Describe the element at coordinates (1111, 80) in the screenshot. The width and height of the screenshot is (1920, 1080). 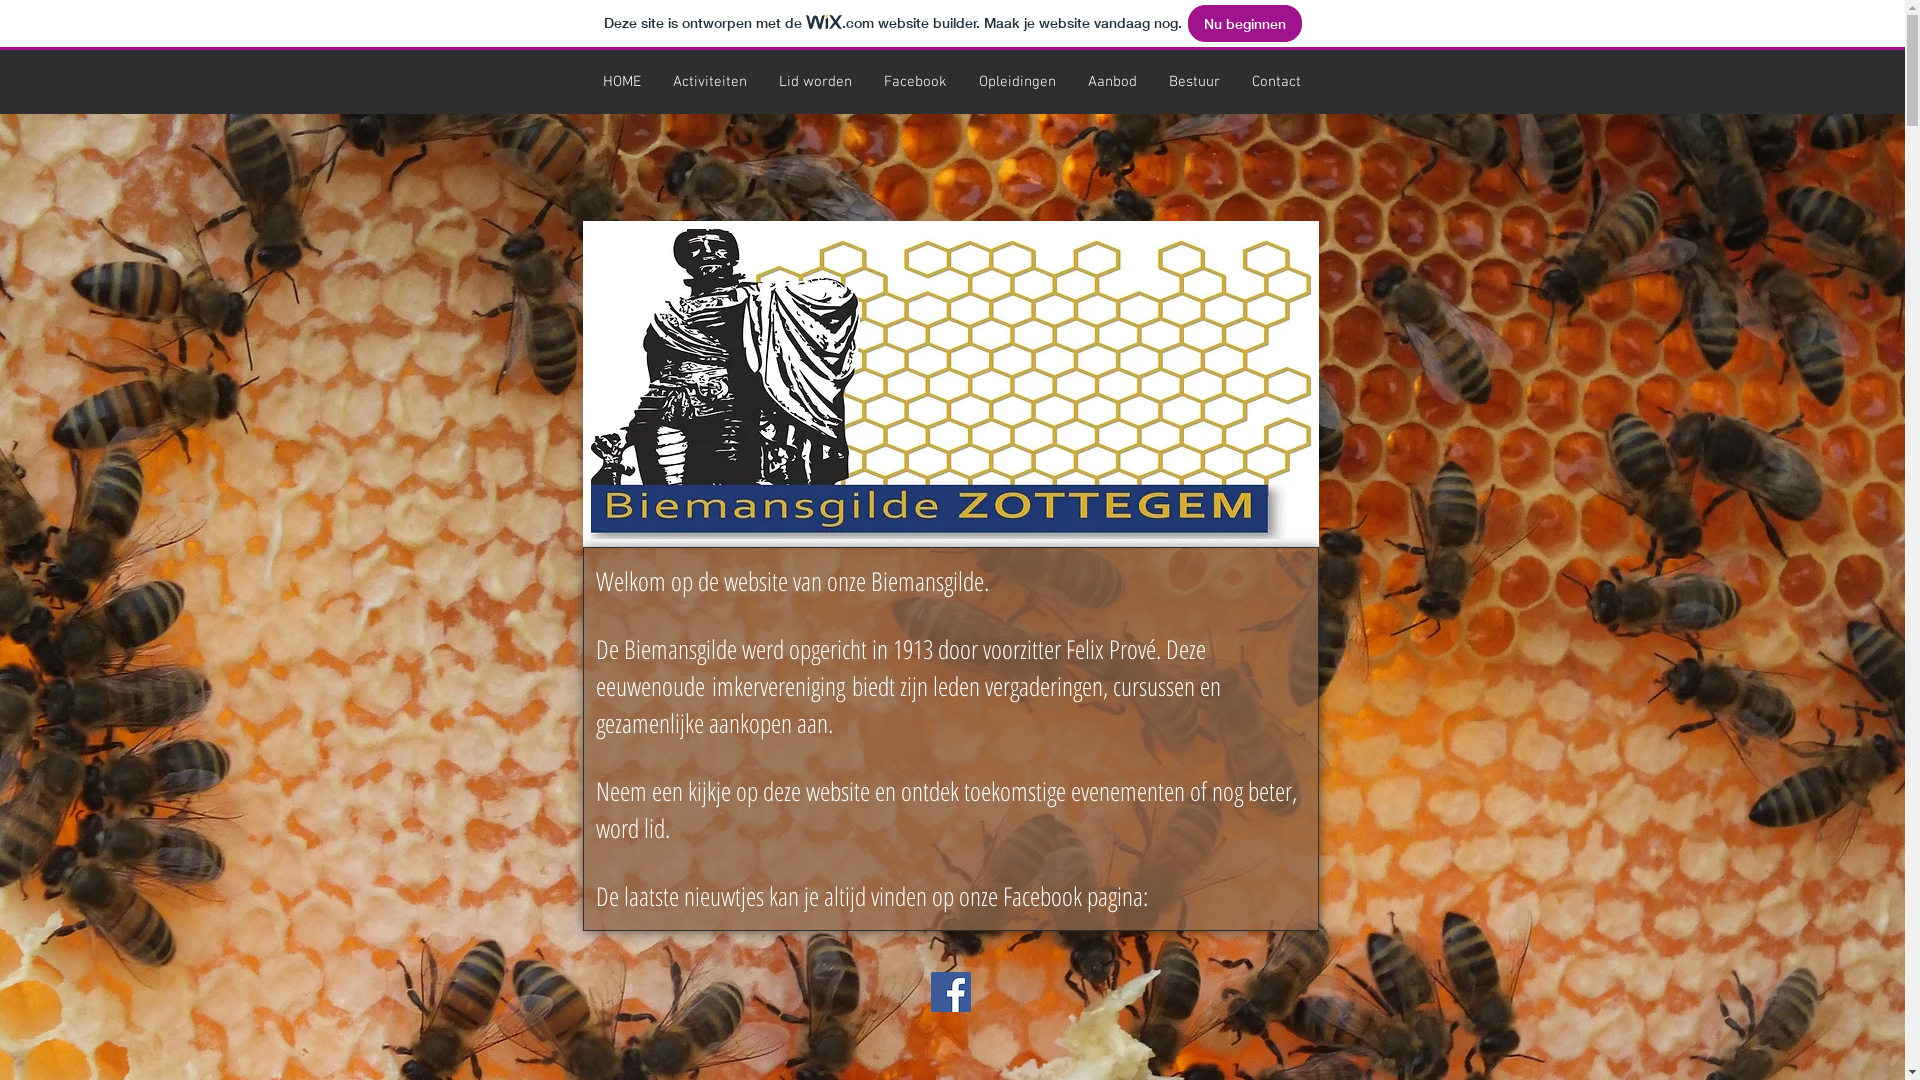
I see `'Aanbod'` at that location.